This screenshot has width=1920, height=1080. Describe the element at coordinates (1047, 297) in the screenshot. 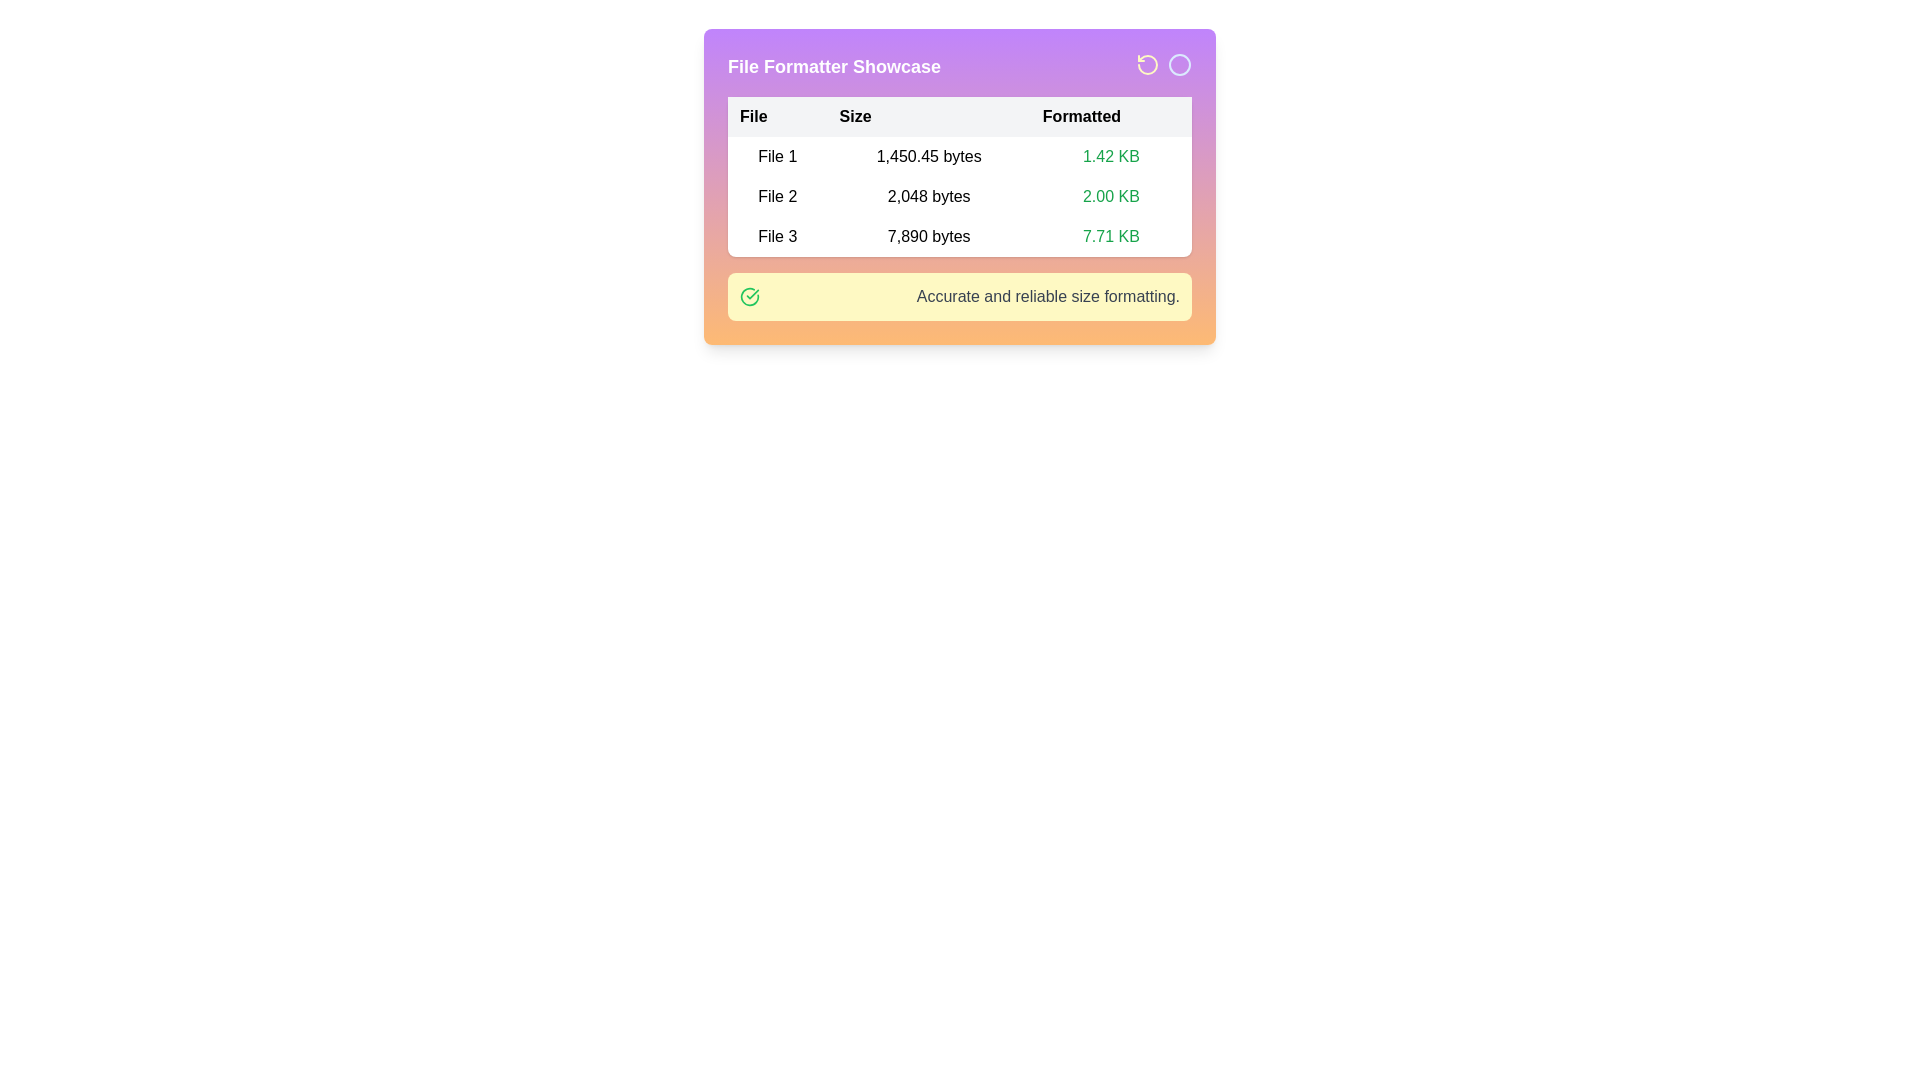

I see `the informational text label that describes the functionality or benefit of the associated component, positioned to the right of a green checkmark icon` at that location.